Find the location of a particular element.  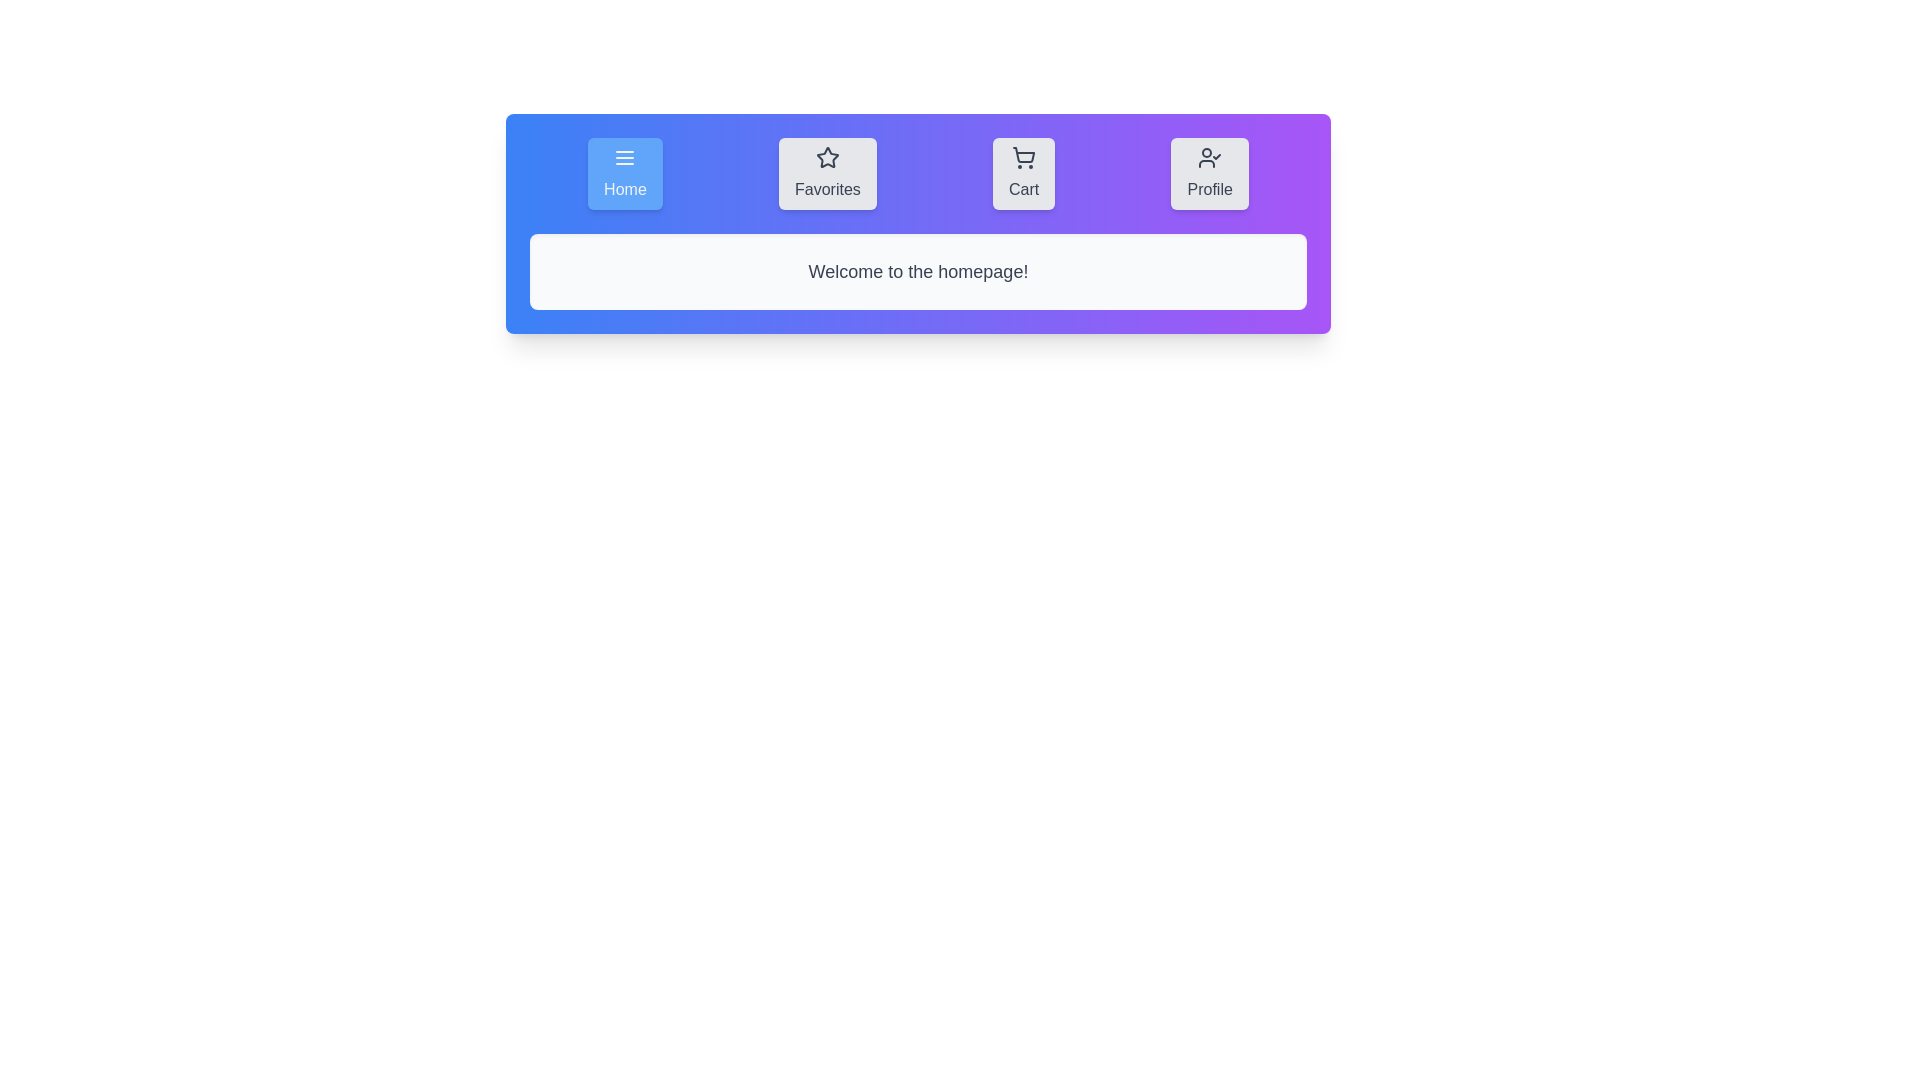

the shopping cart icon located in the central navigation bar, specifically the third button labeled 'Cart', situated between the 'Favorites' and 'Profile' buttons is located at coordinates (1024, 154).